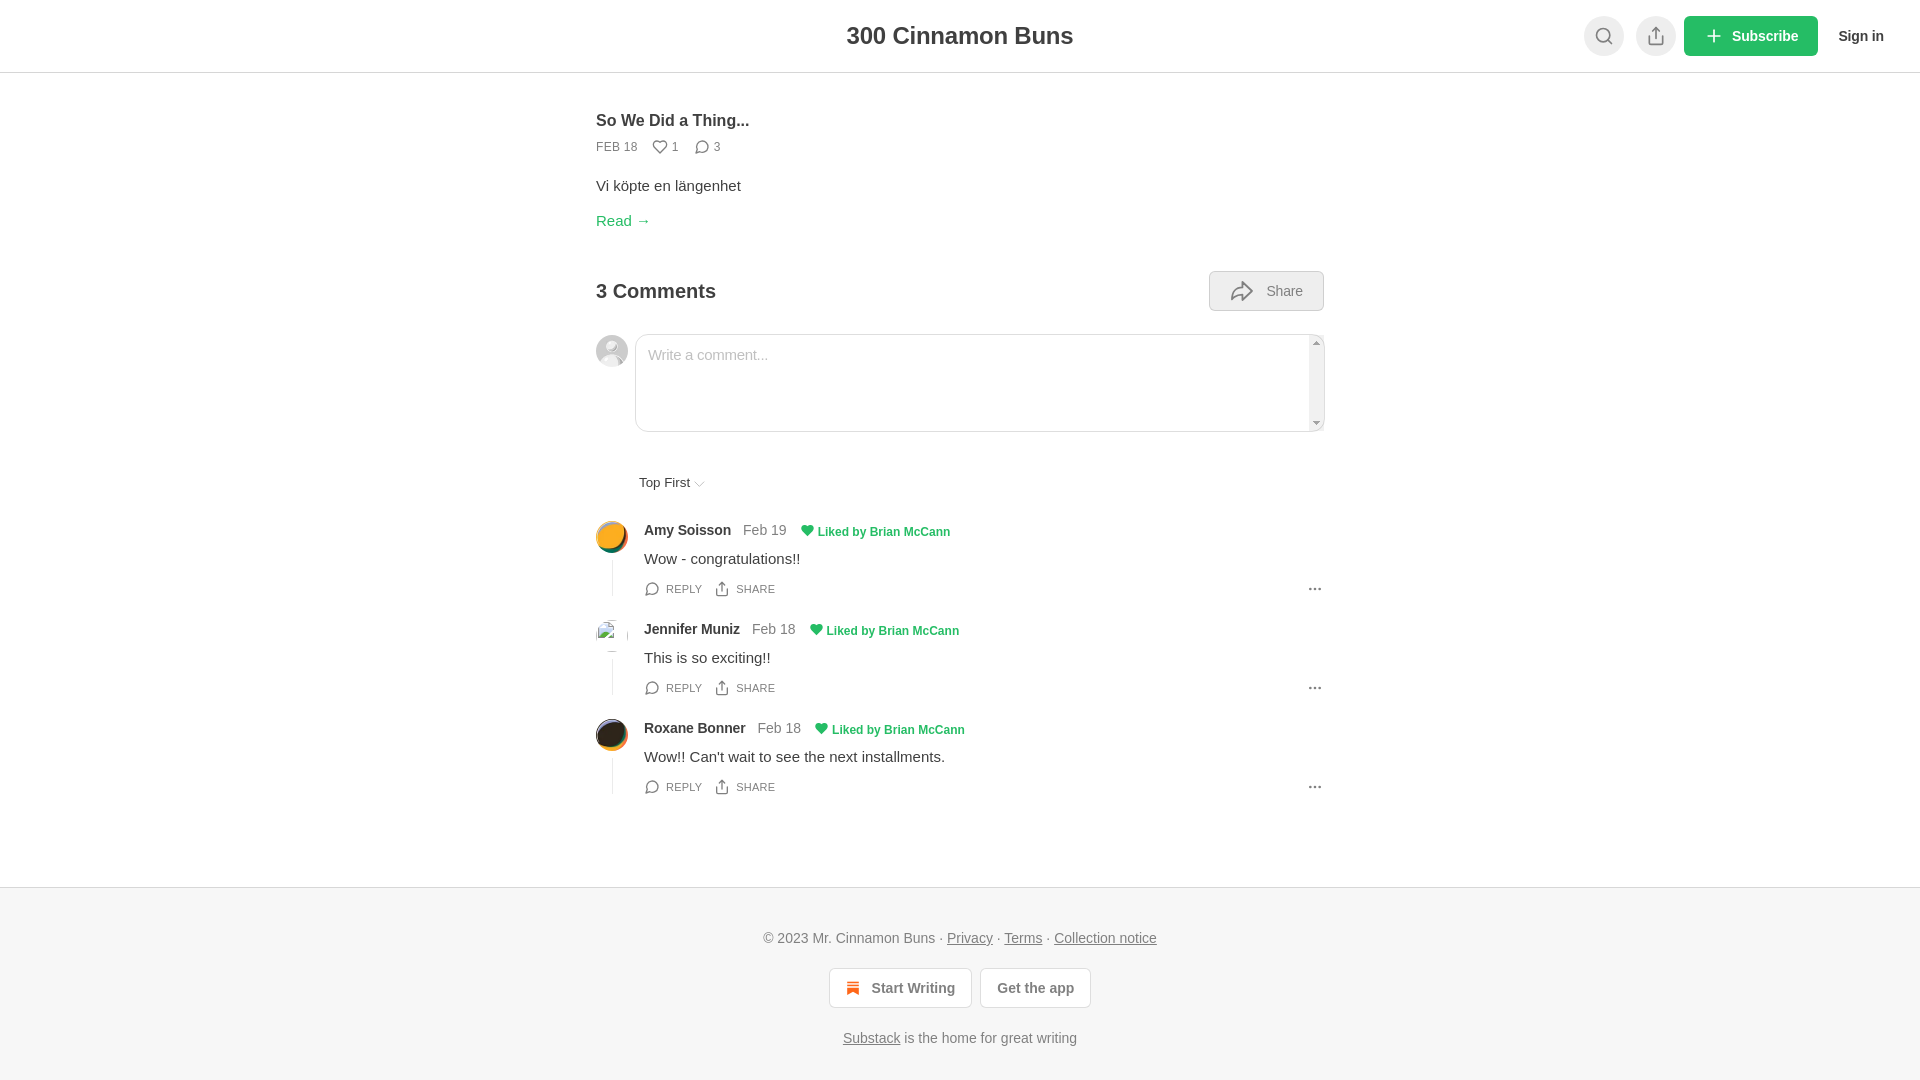 The image size is (1920, 1080). What do you see at coordinates (1104, 937) in the screenshot?
I see `'Collection notice'` at bounding box center [1104, 937].